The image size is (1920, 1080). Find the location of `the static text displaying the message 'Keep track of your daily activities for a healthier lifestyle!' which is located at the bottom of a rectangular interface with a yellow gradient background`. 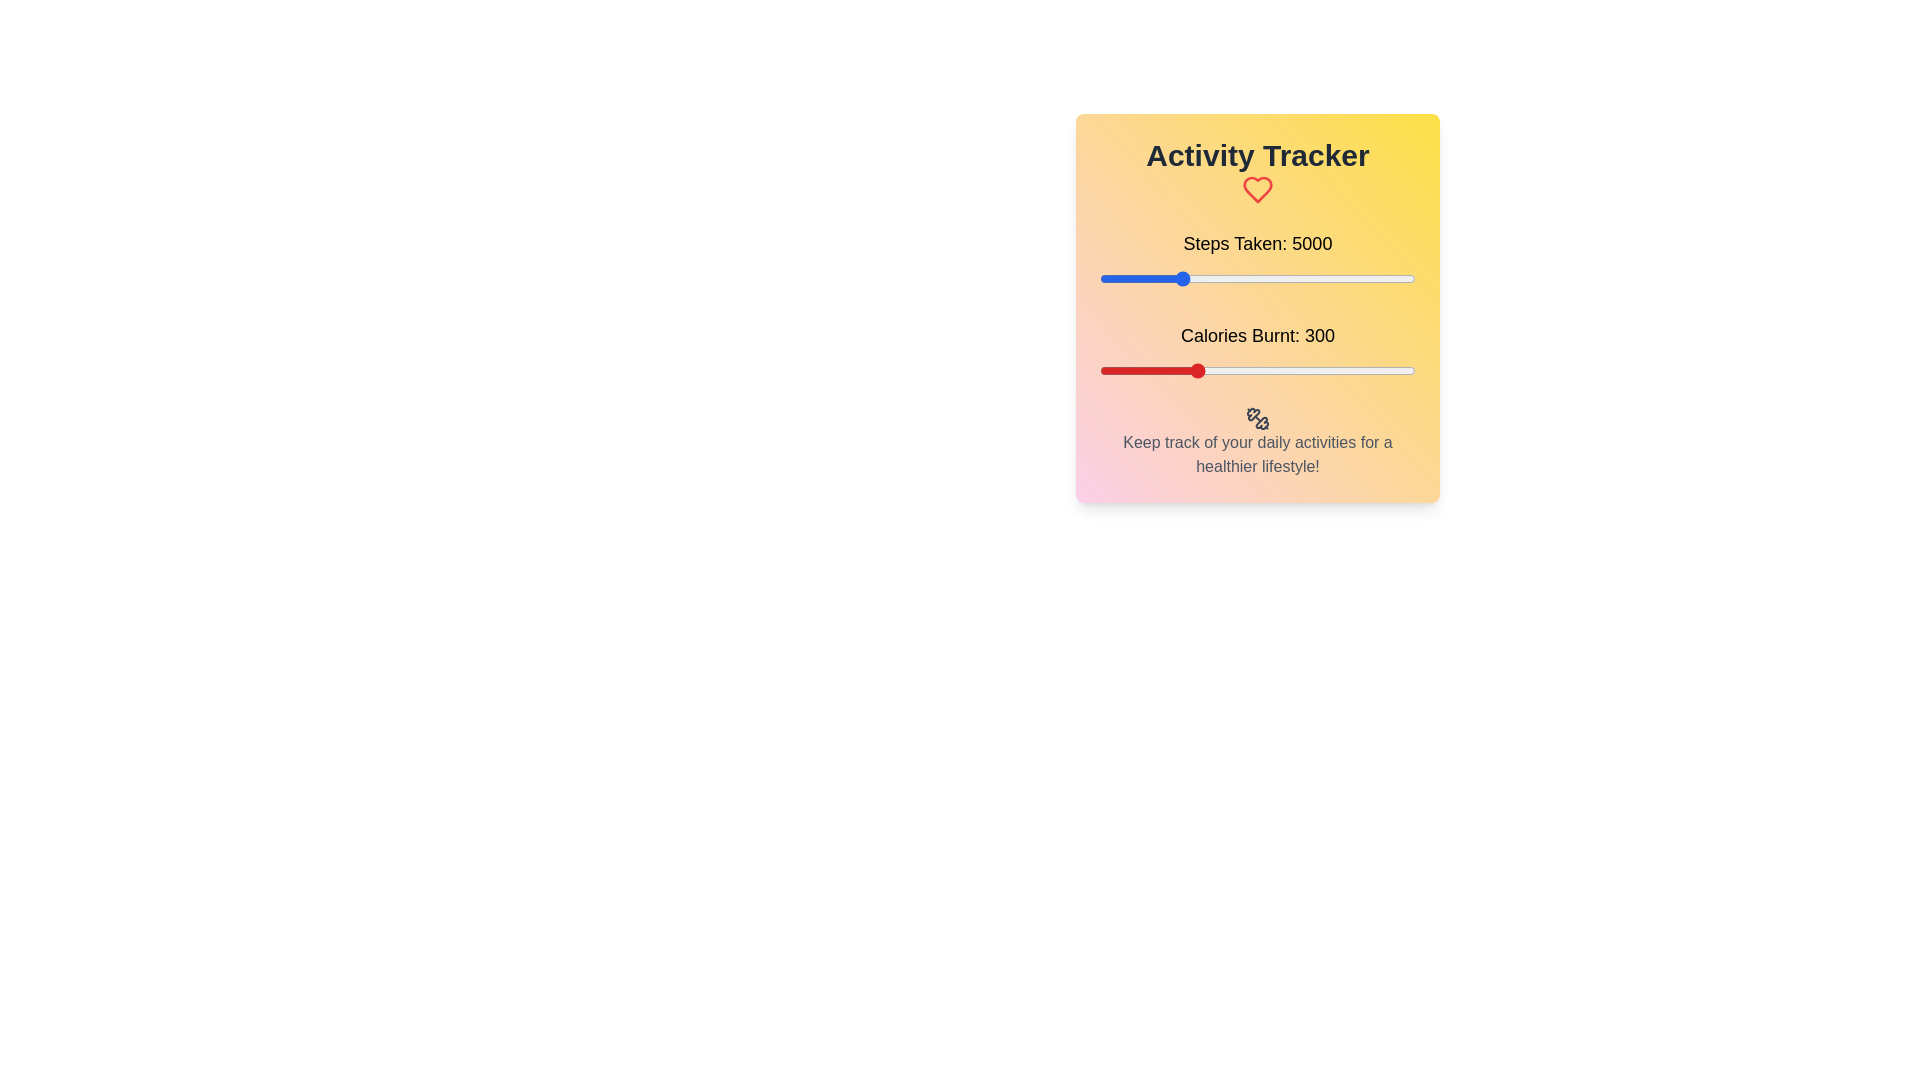

the static text displaying the message 'Keep track of your daily activities for a healthier lifestyle!' which is located at the bottom of a rectangular interface with a yellow gradient background is located at coordinates (1256, 454).